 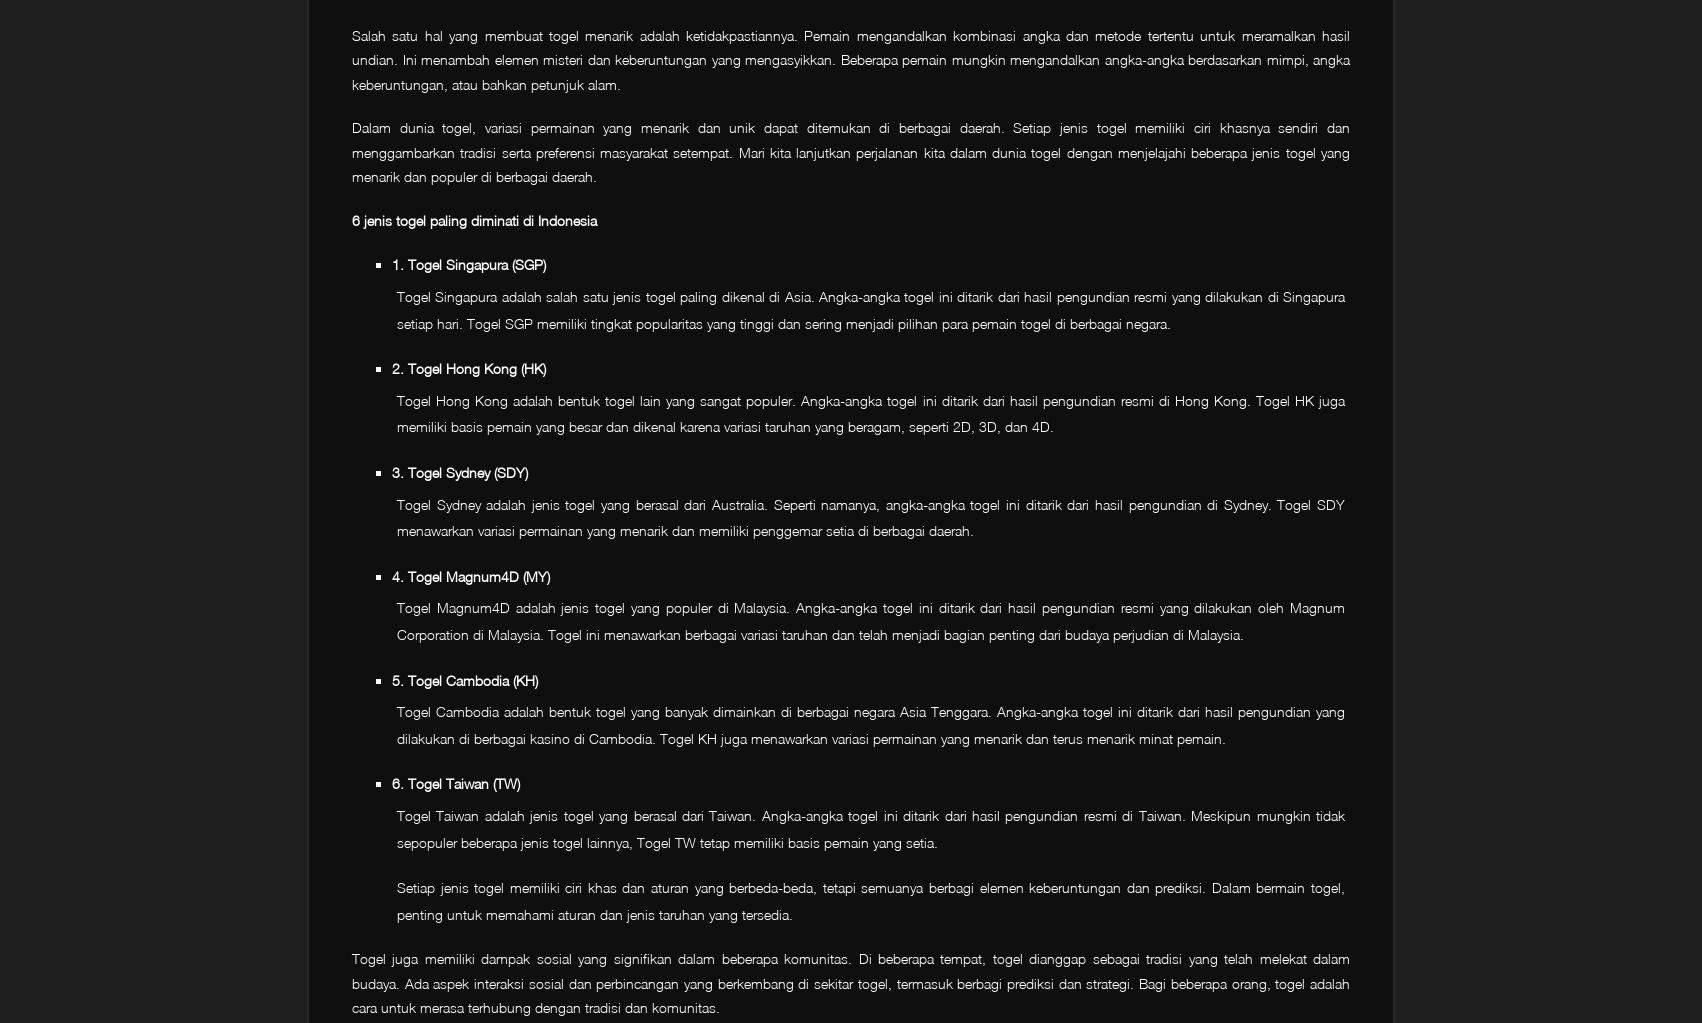 What do you see at coordinates (473, 218) in the screenshot?
I see `'6 jenis togel paling diminati di Indonesia'` at bounding box center [473, 218].